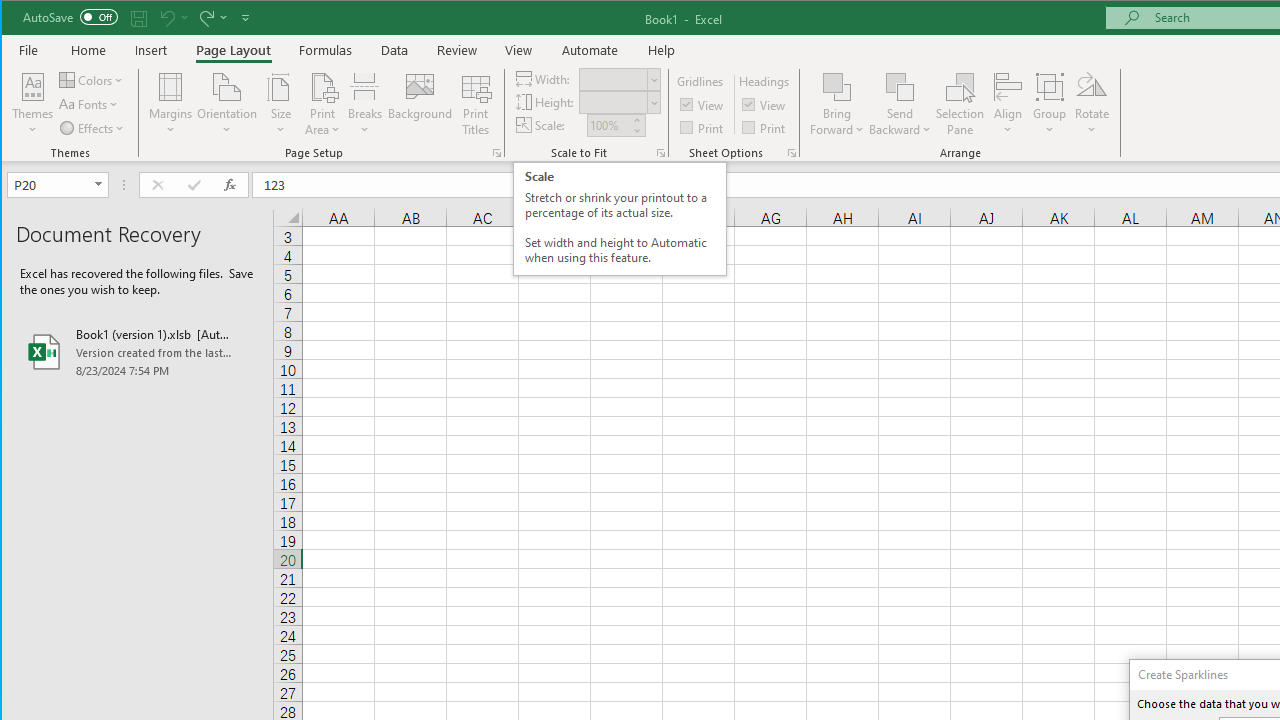 This screenshot has width=1280, height=720. What do you see at coordinates (92, 79) in the screenshot?
I see `'Colors'` at bounding box center [92, 79].